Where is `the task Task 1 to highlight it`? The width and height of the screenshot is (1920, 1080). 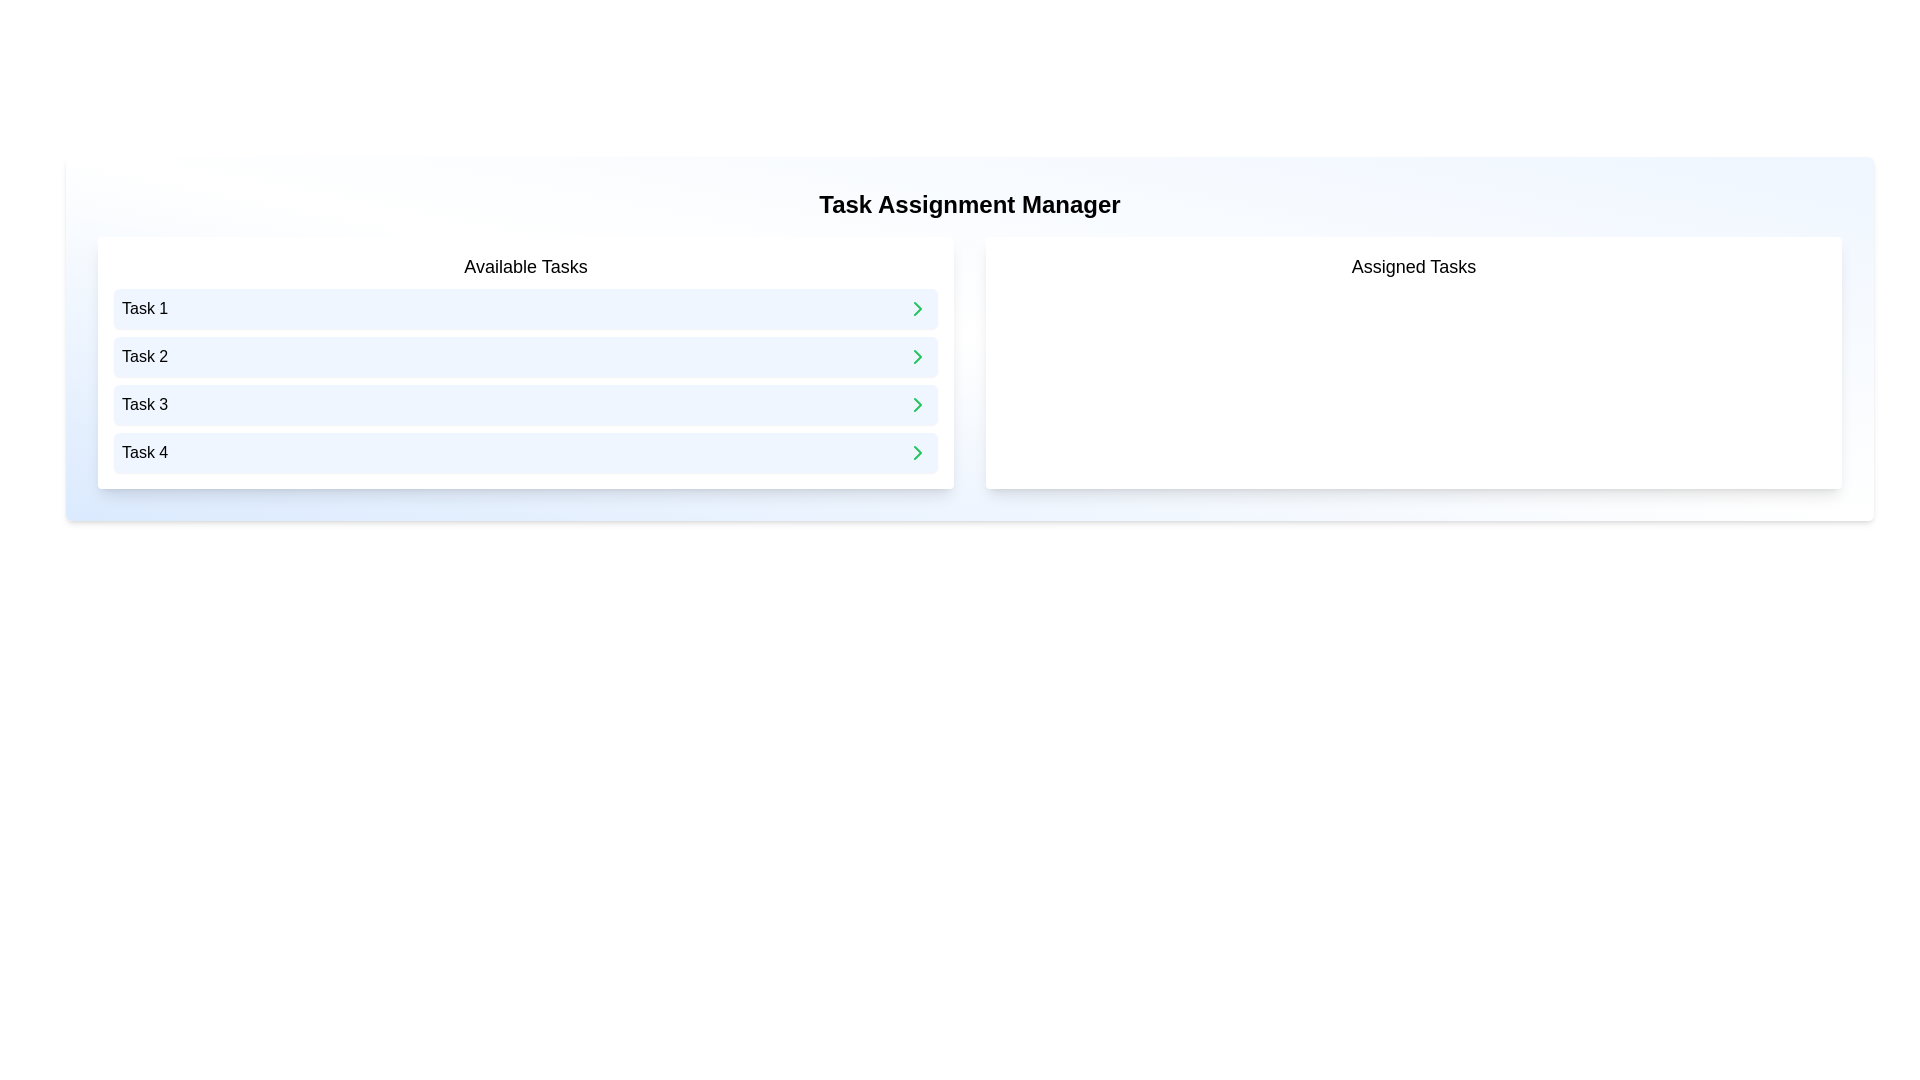 the task Task 1 to highlight it is located at coordinates (526, 308).